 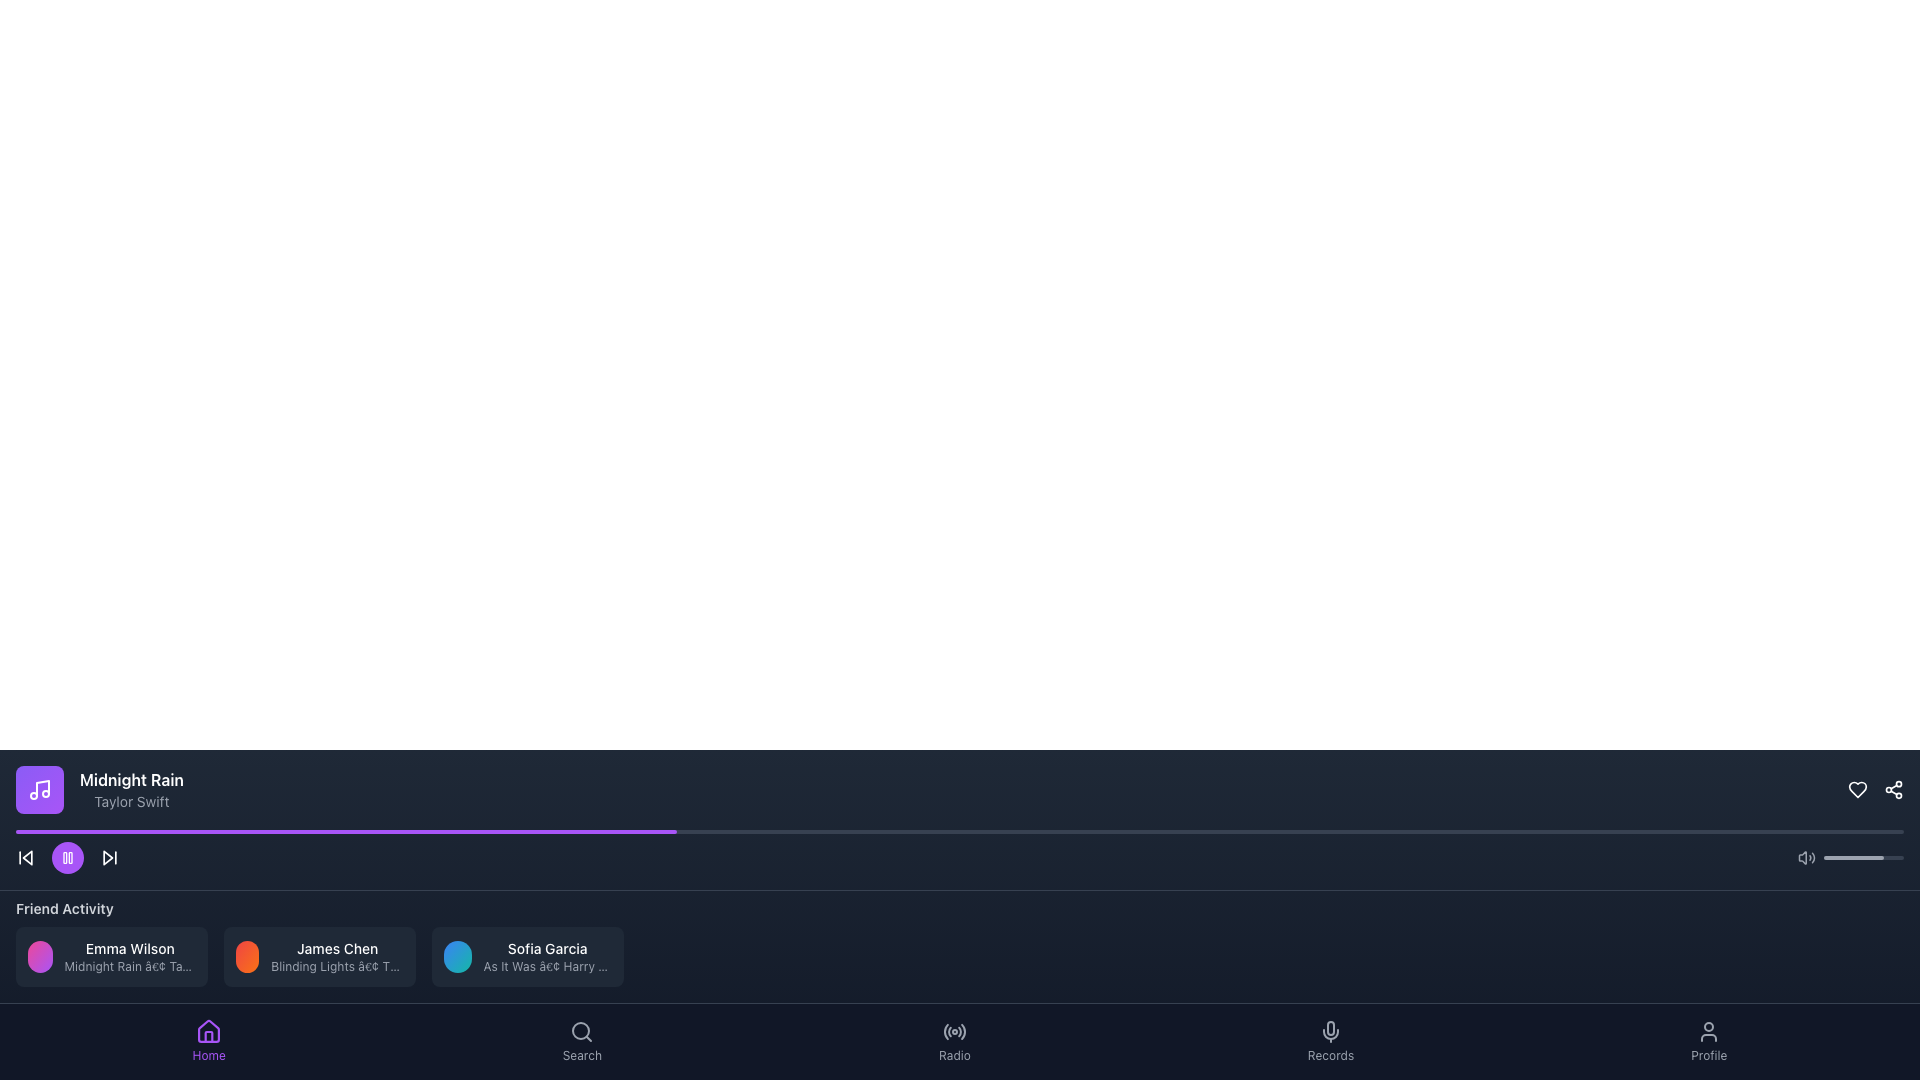 What do you see at coordinates (751, 832) in the screenshot?
I see `the progress bar` at bounding box center [751, 832].